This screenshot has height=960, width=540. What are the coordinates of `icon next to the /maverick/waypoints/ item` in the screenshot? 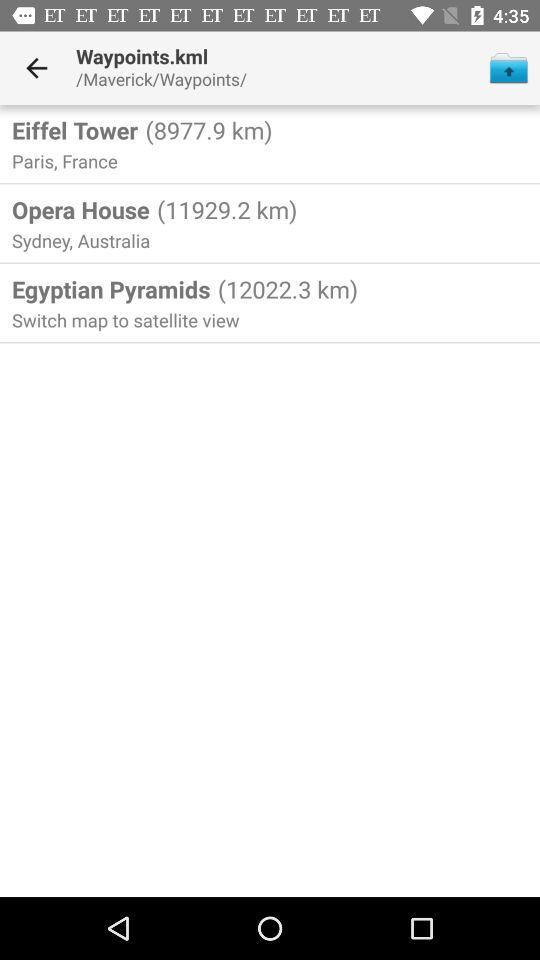 It's located at (508, 68).